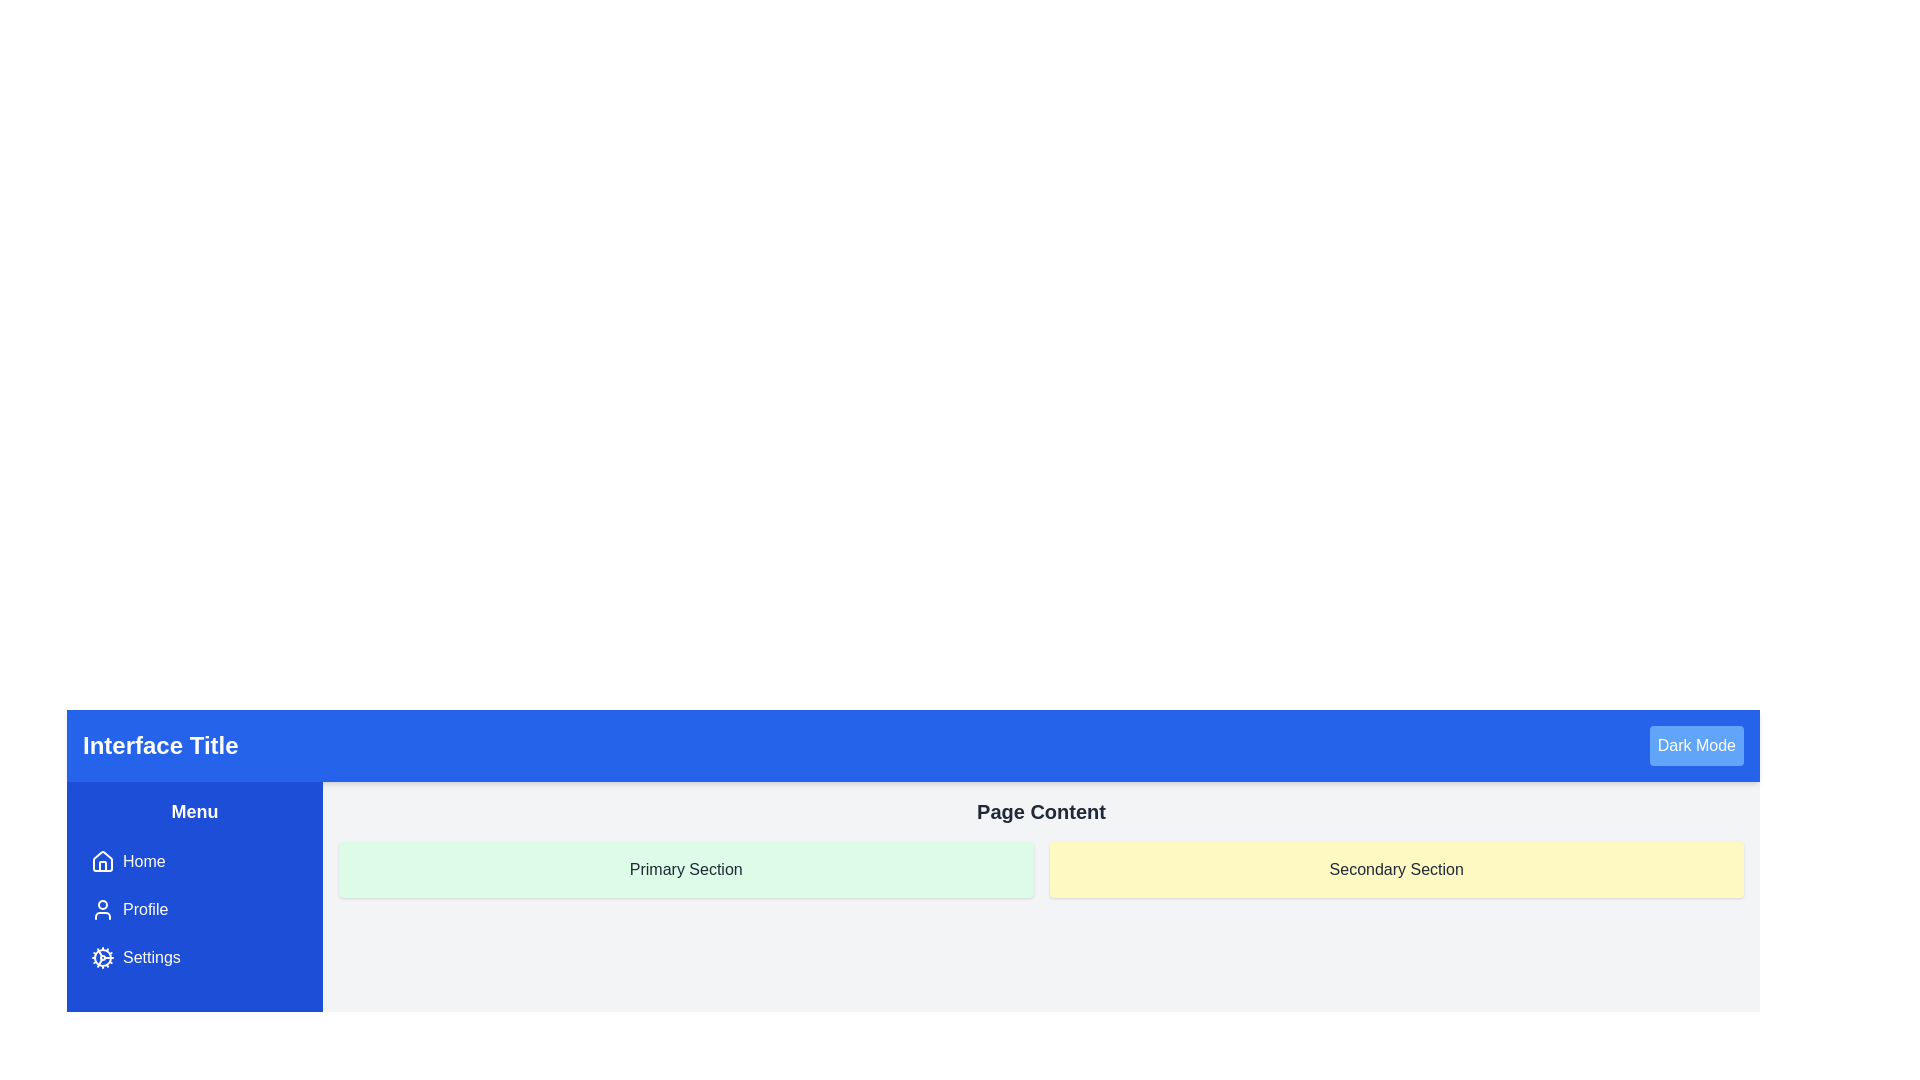  I want to click on the third menu item in the vertical menu on the left side of the application interface, which is labeled for accessing the settings page and has a gear icon to its left, so click(150, 956).